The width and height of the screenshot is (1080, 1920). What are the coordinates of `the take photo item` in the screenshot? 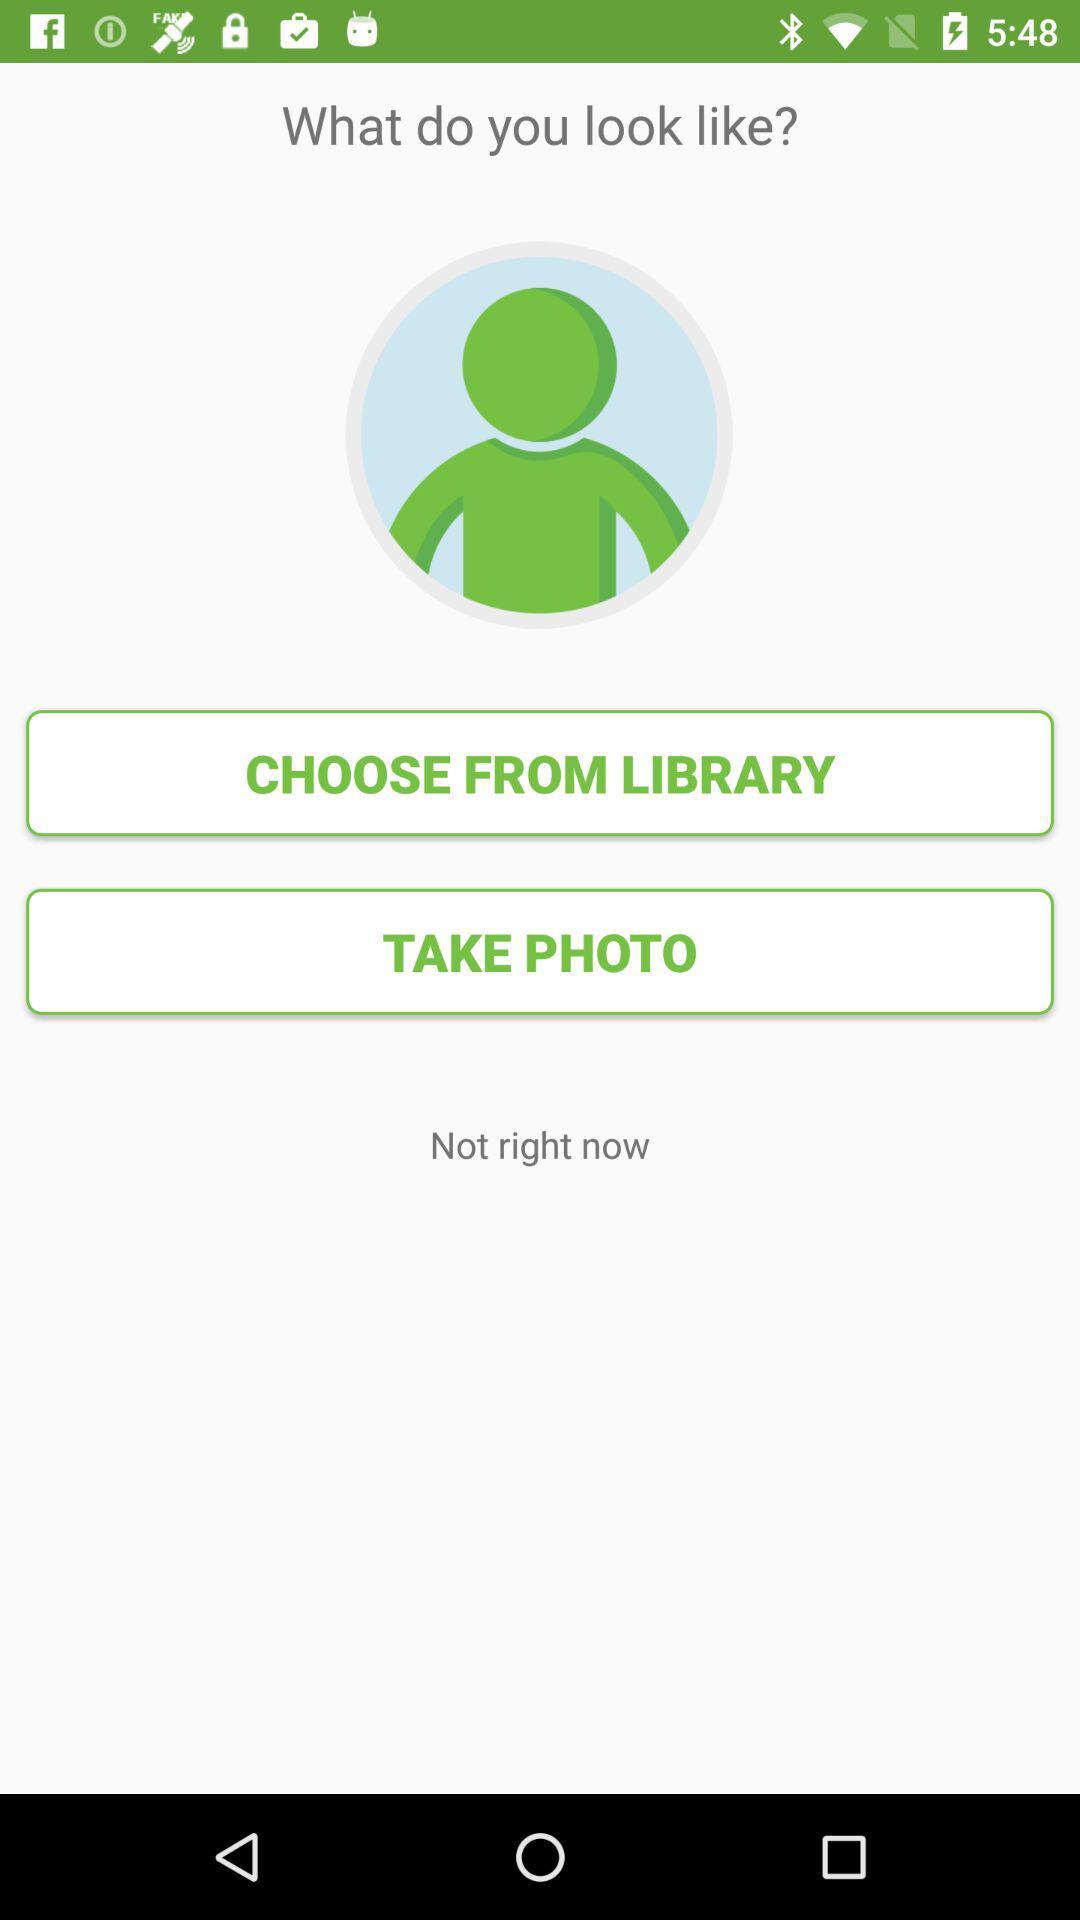 It's located at (540, 950).